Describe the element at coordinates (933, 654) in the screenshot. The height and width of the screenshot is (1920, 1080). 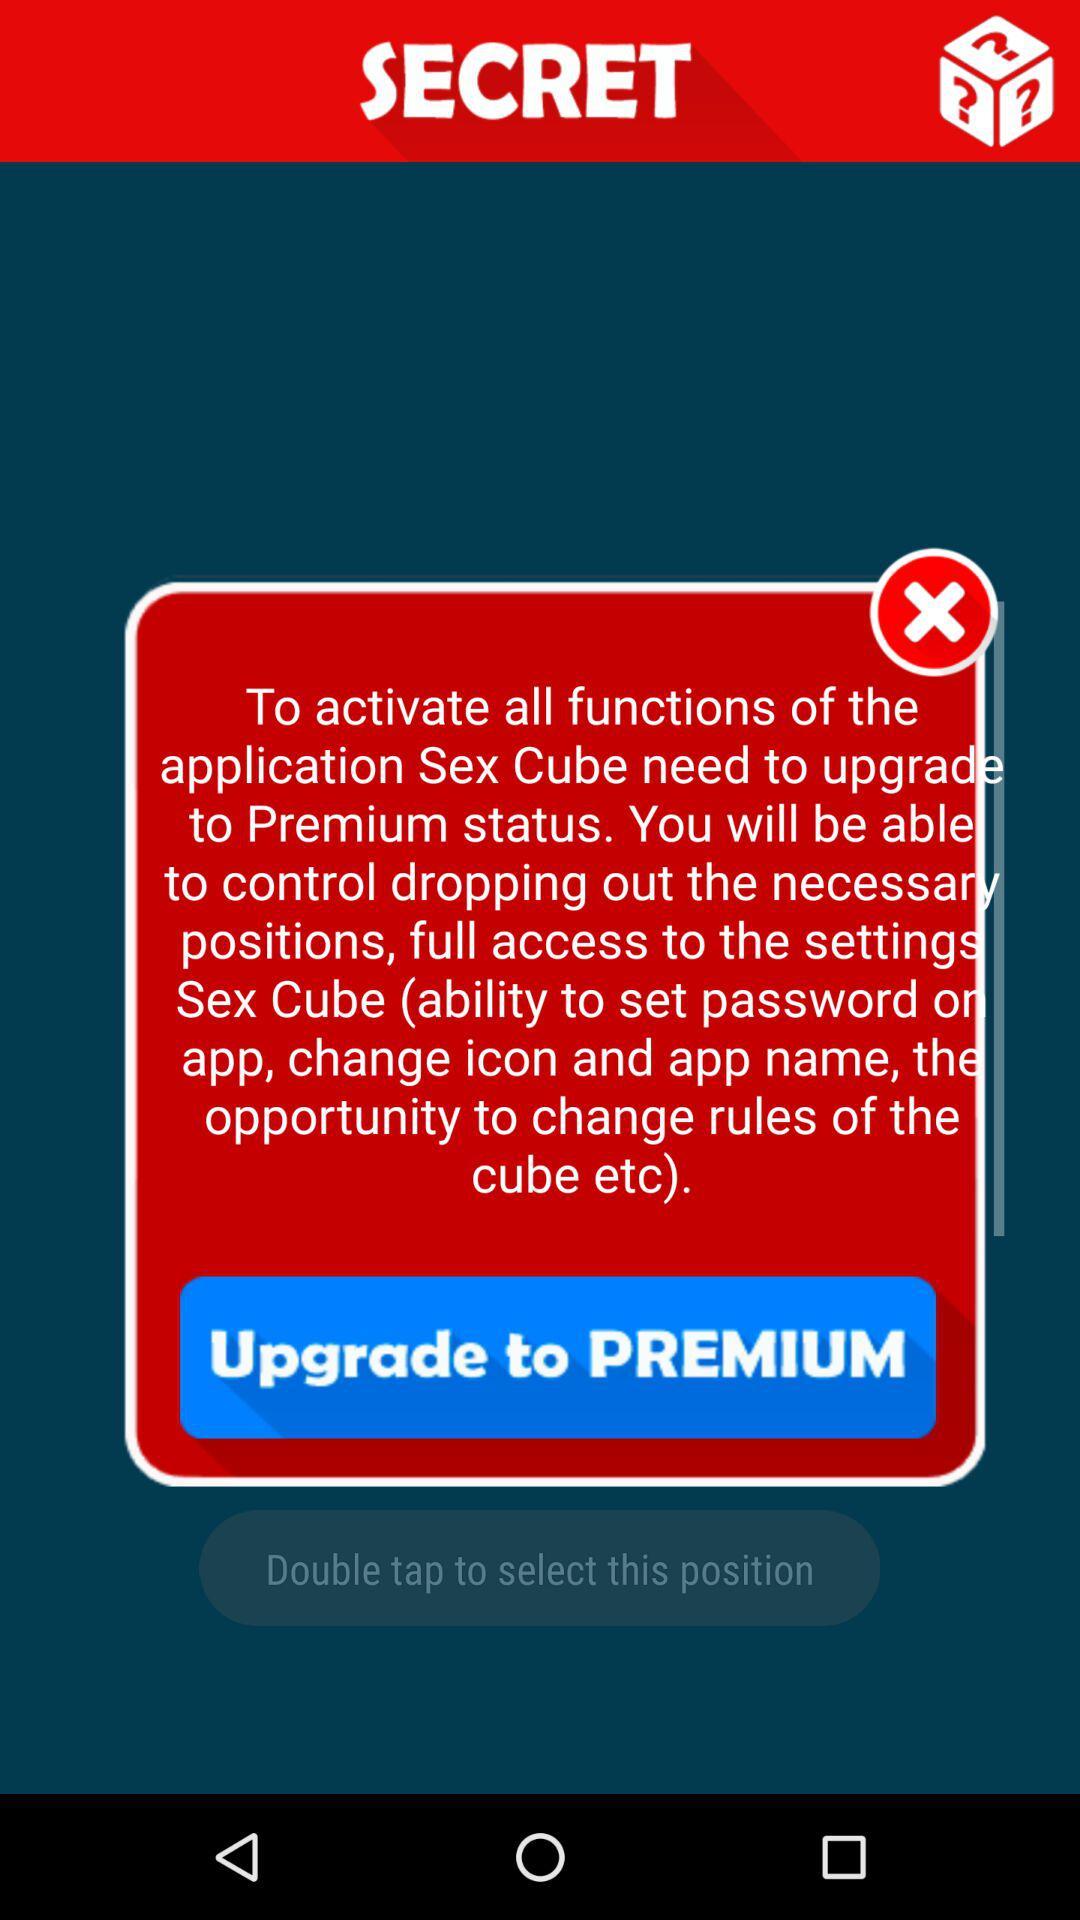
I see `the close icon` at that location.